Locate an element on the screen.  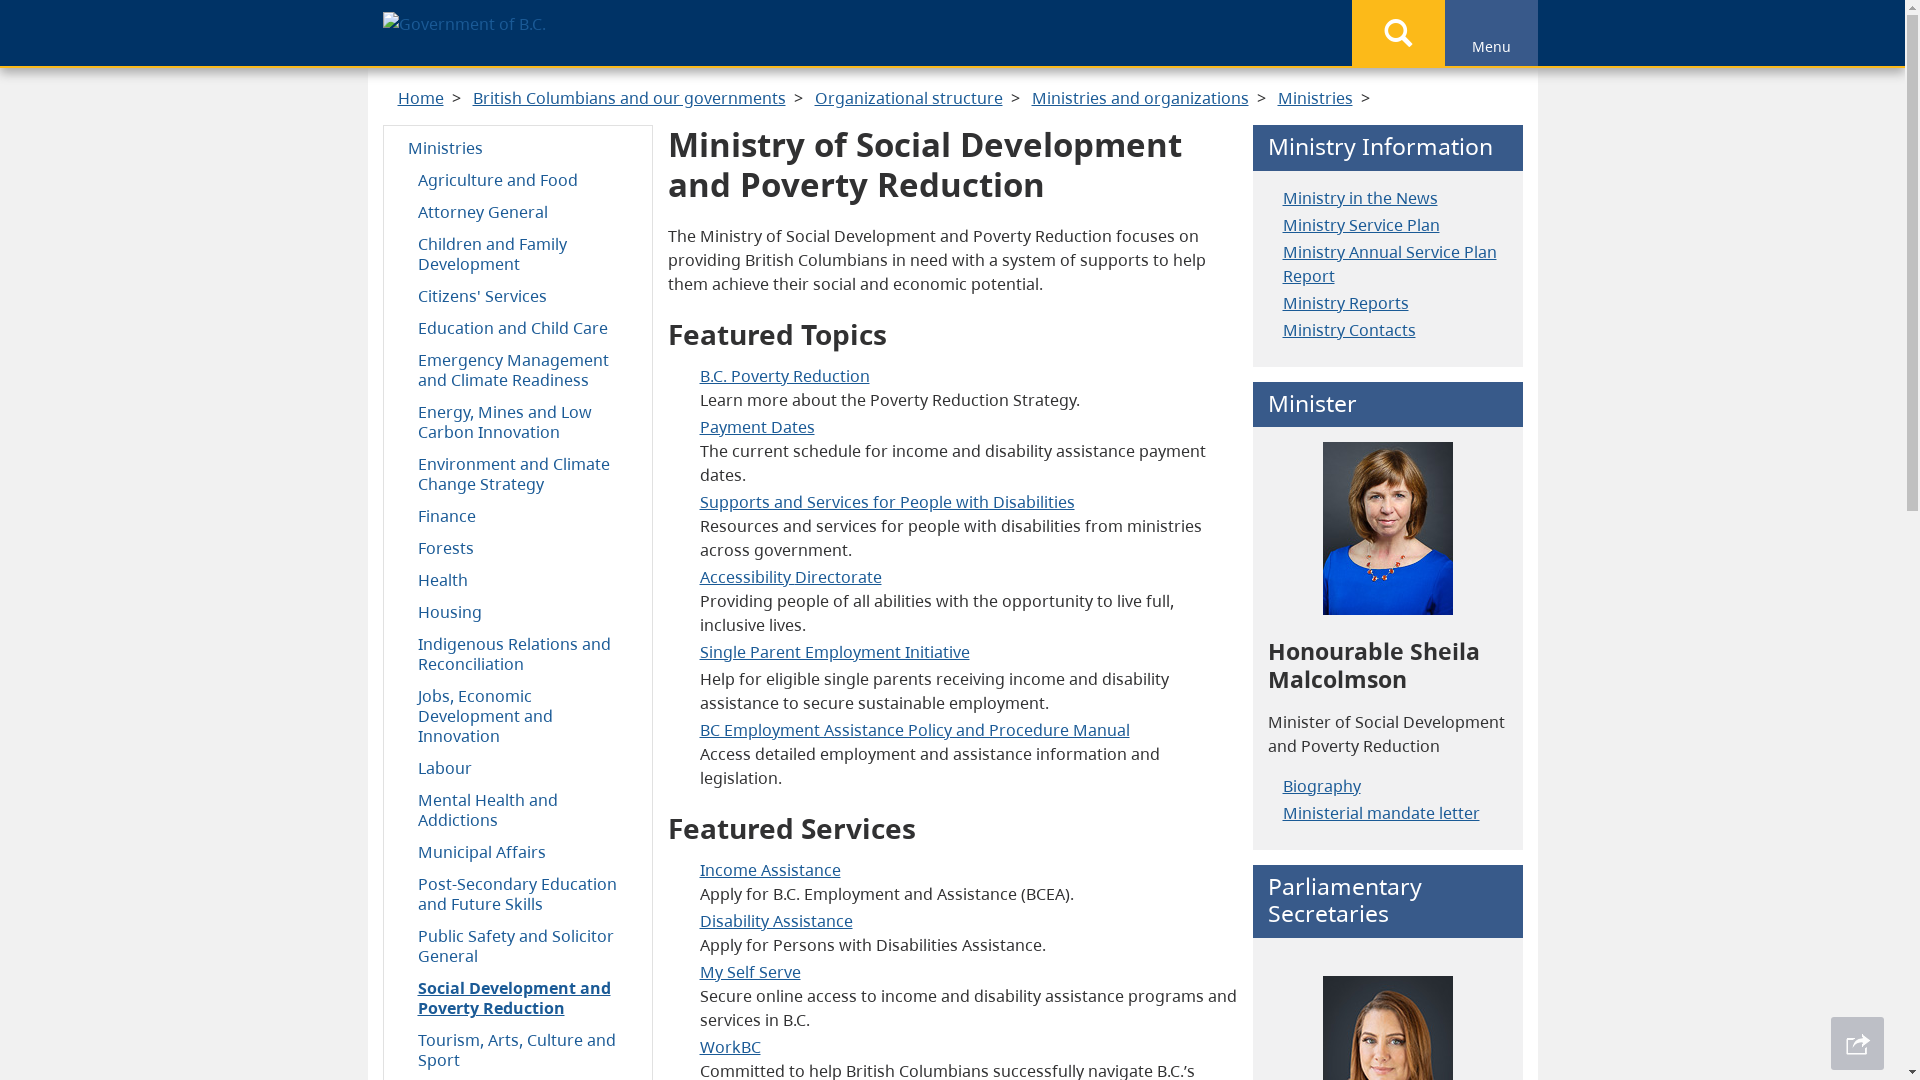
'Ministries' is located at coordinates (518, 145).